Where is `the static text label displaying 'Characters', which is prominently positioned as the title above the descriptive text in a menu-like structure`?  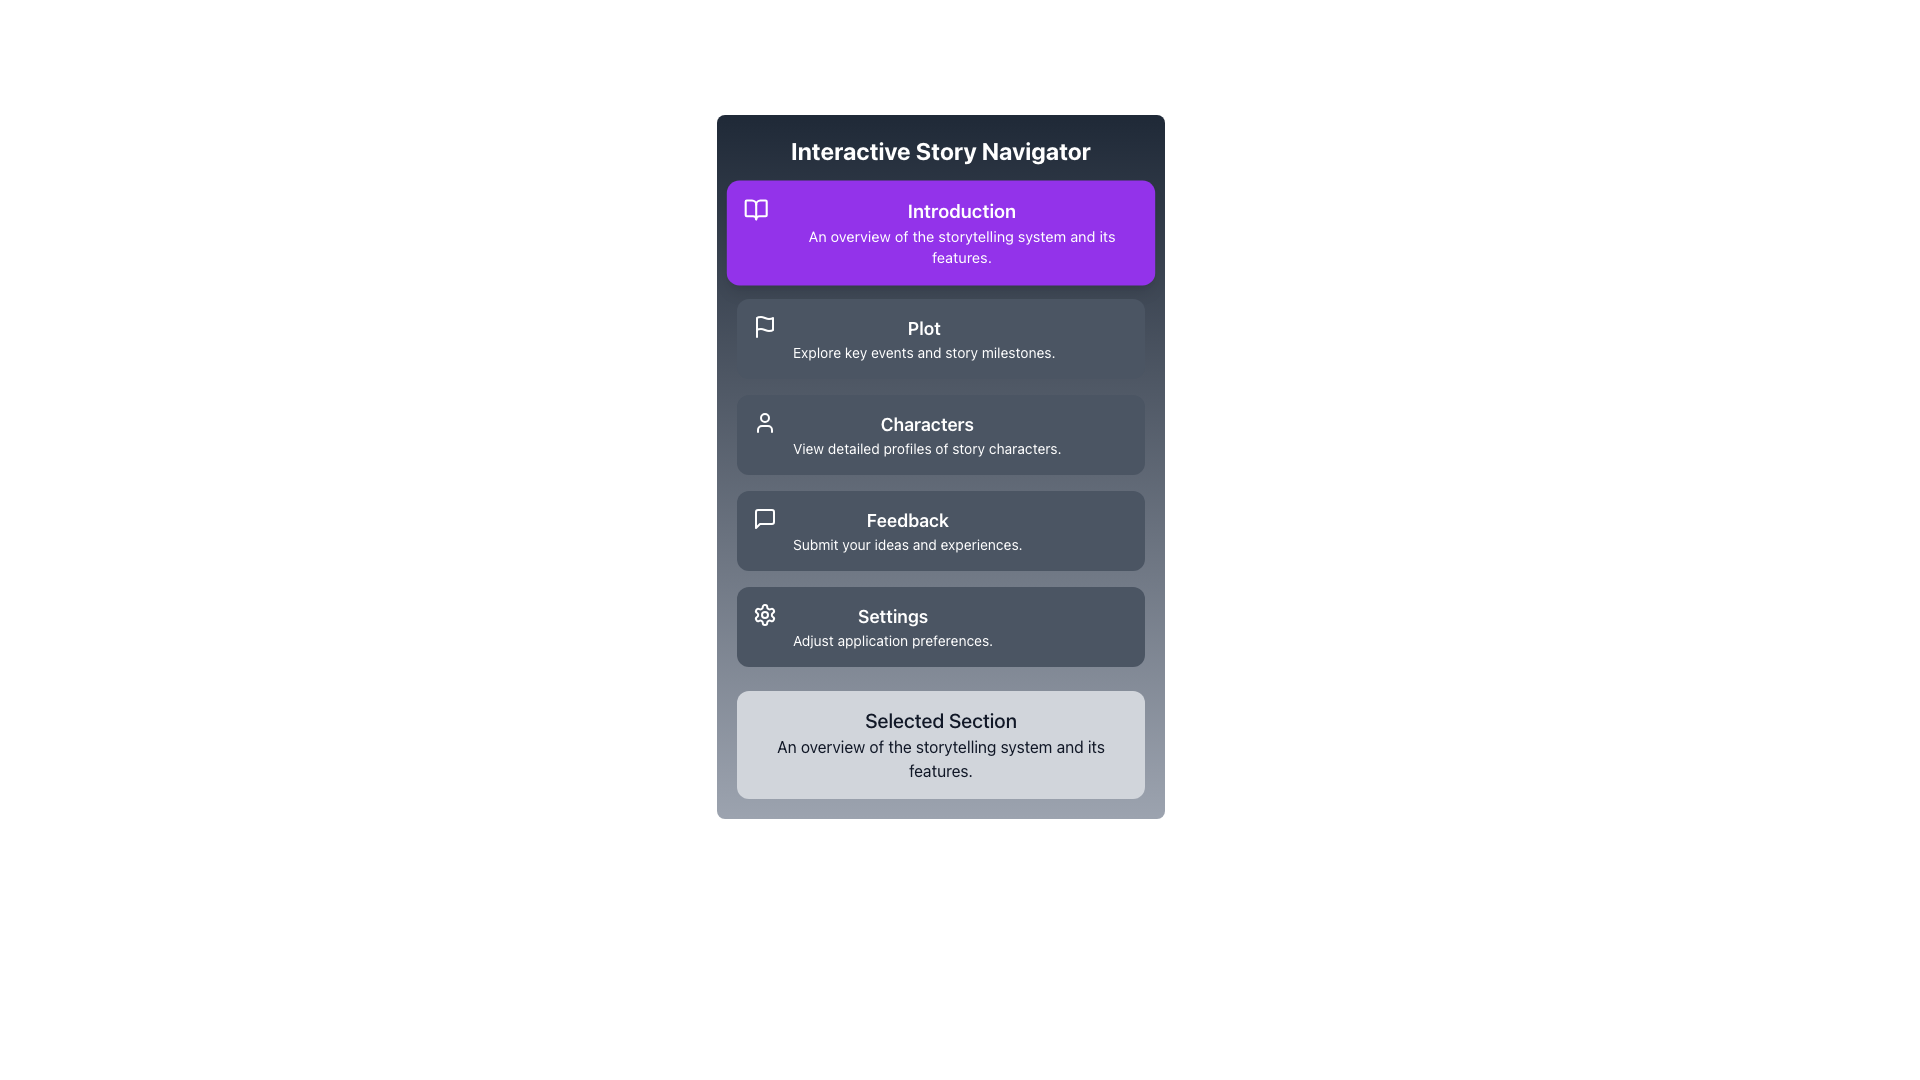 the static text label displaying 'Characters', which is prominently positioned as the title above the descriptive text in a menu-like structure is located at coordinates (926, 423).